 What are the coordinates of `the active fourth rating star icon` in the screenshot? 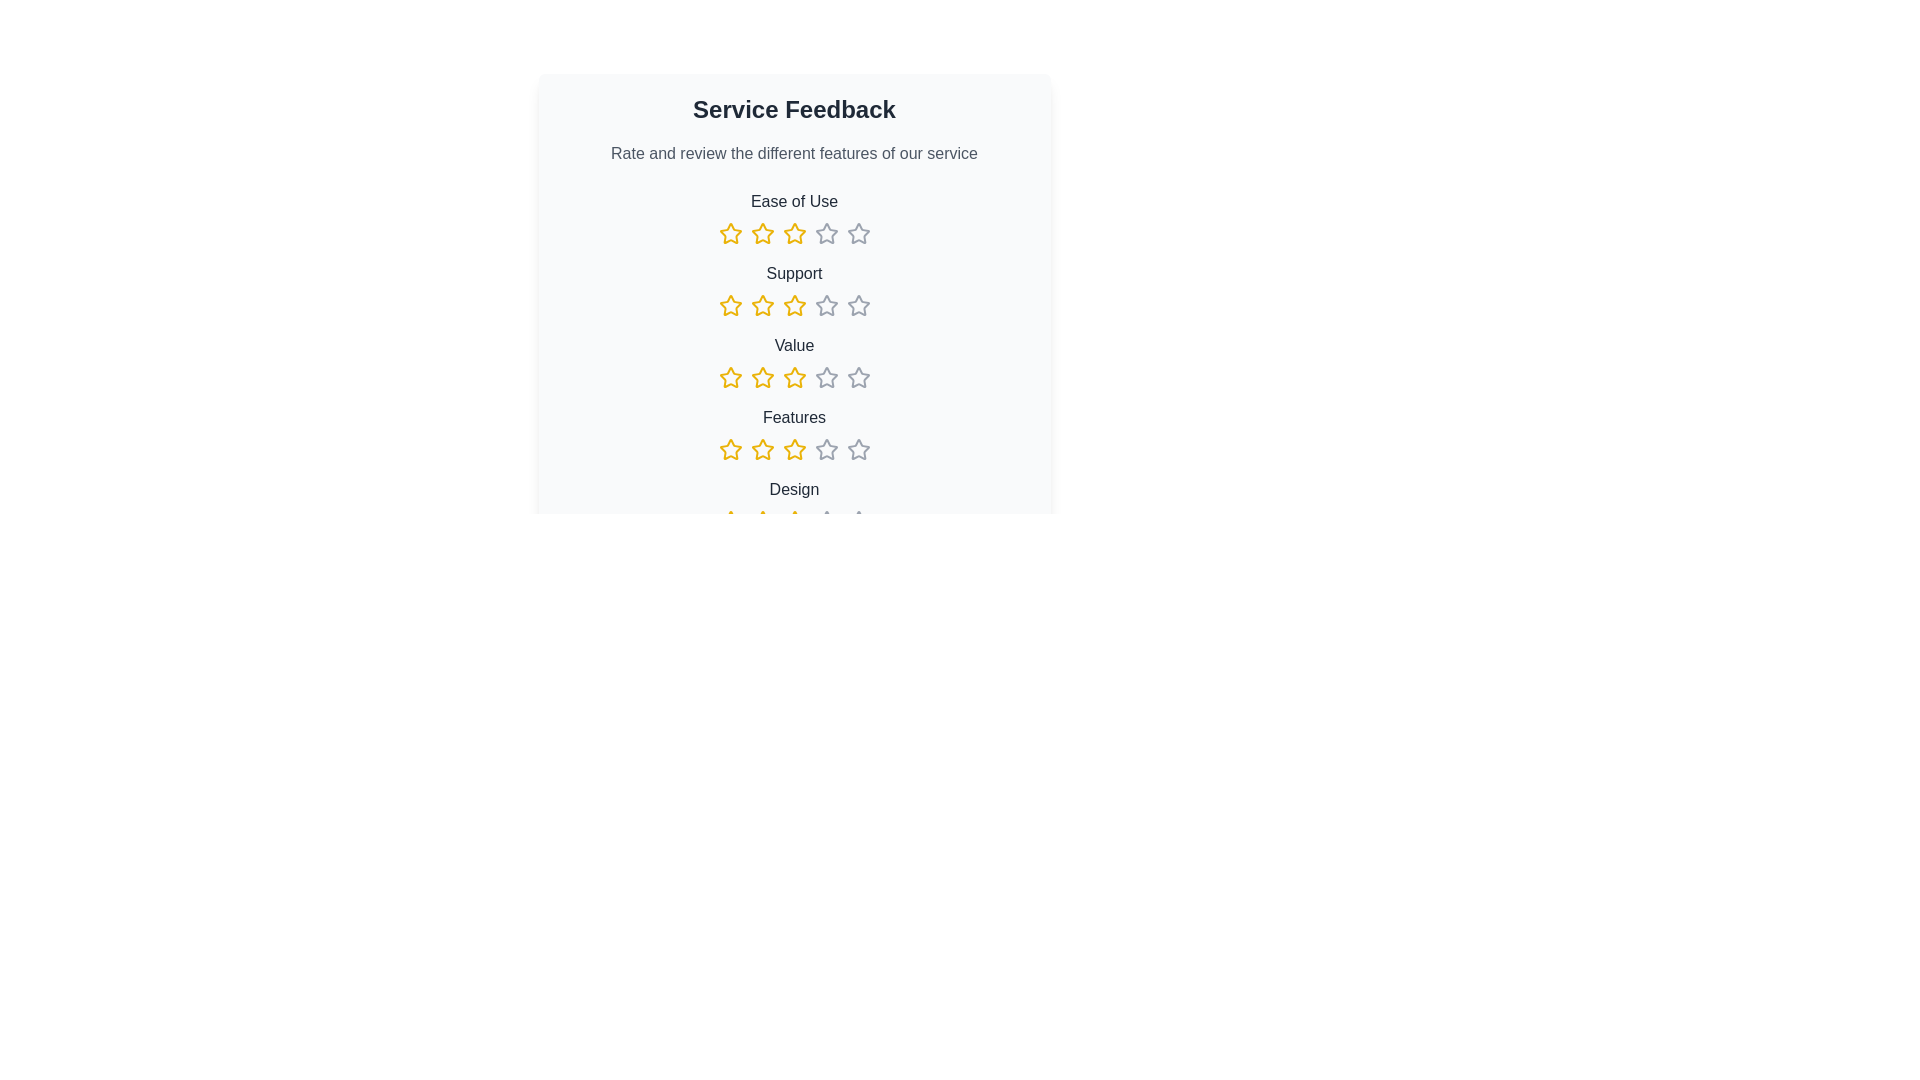 It's located at (793, 233).